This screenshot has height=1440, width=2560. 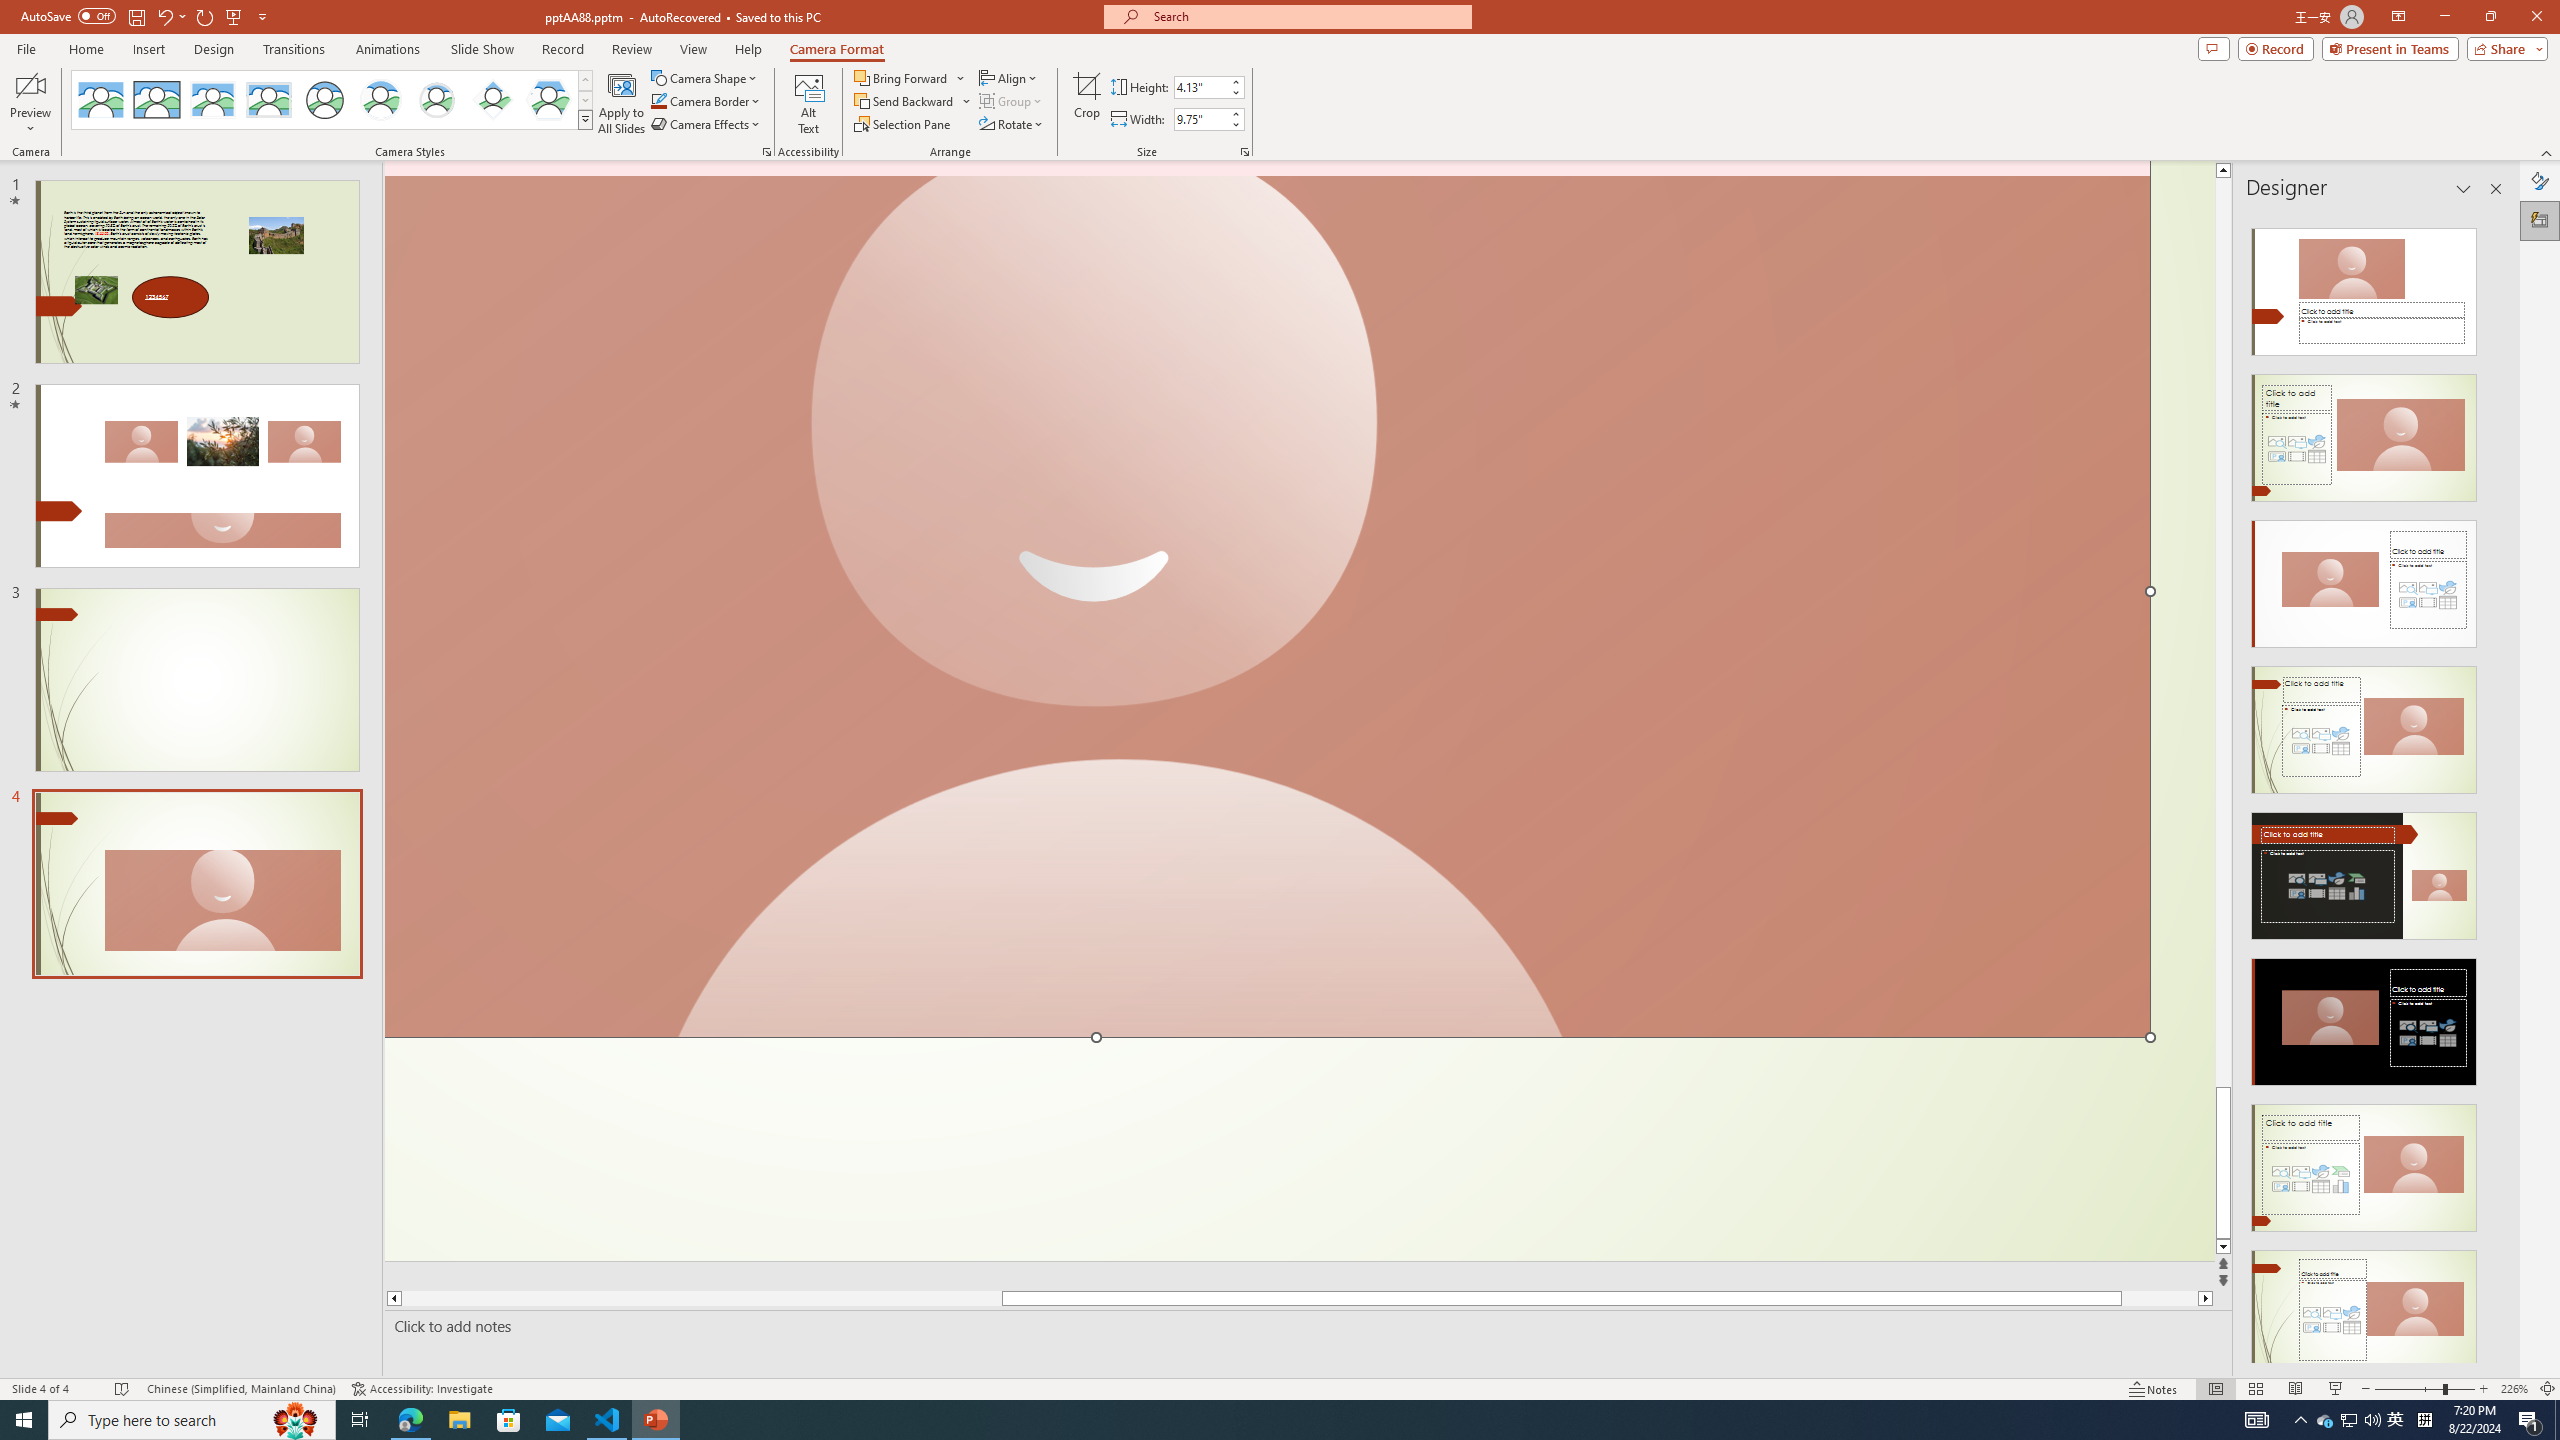 I want to click on 'Bring Forward', so click(x=901, y=77).